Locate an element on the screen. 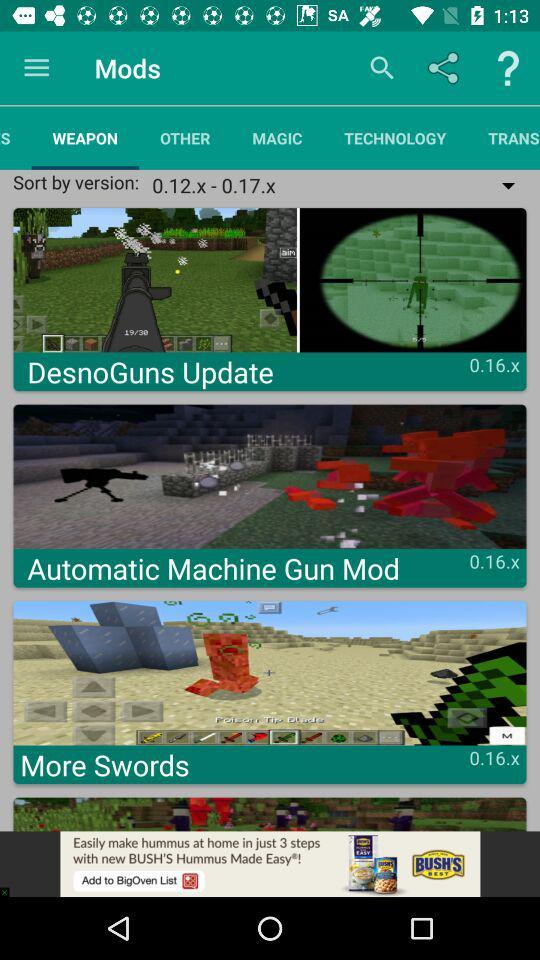 This screenshot has width=540, height=960. the item to the right of the magic is located at coordinates (395, 137).